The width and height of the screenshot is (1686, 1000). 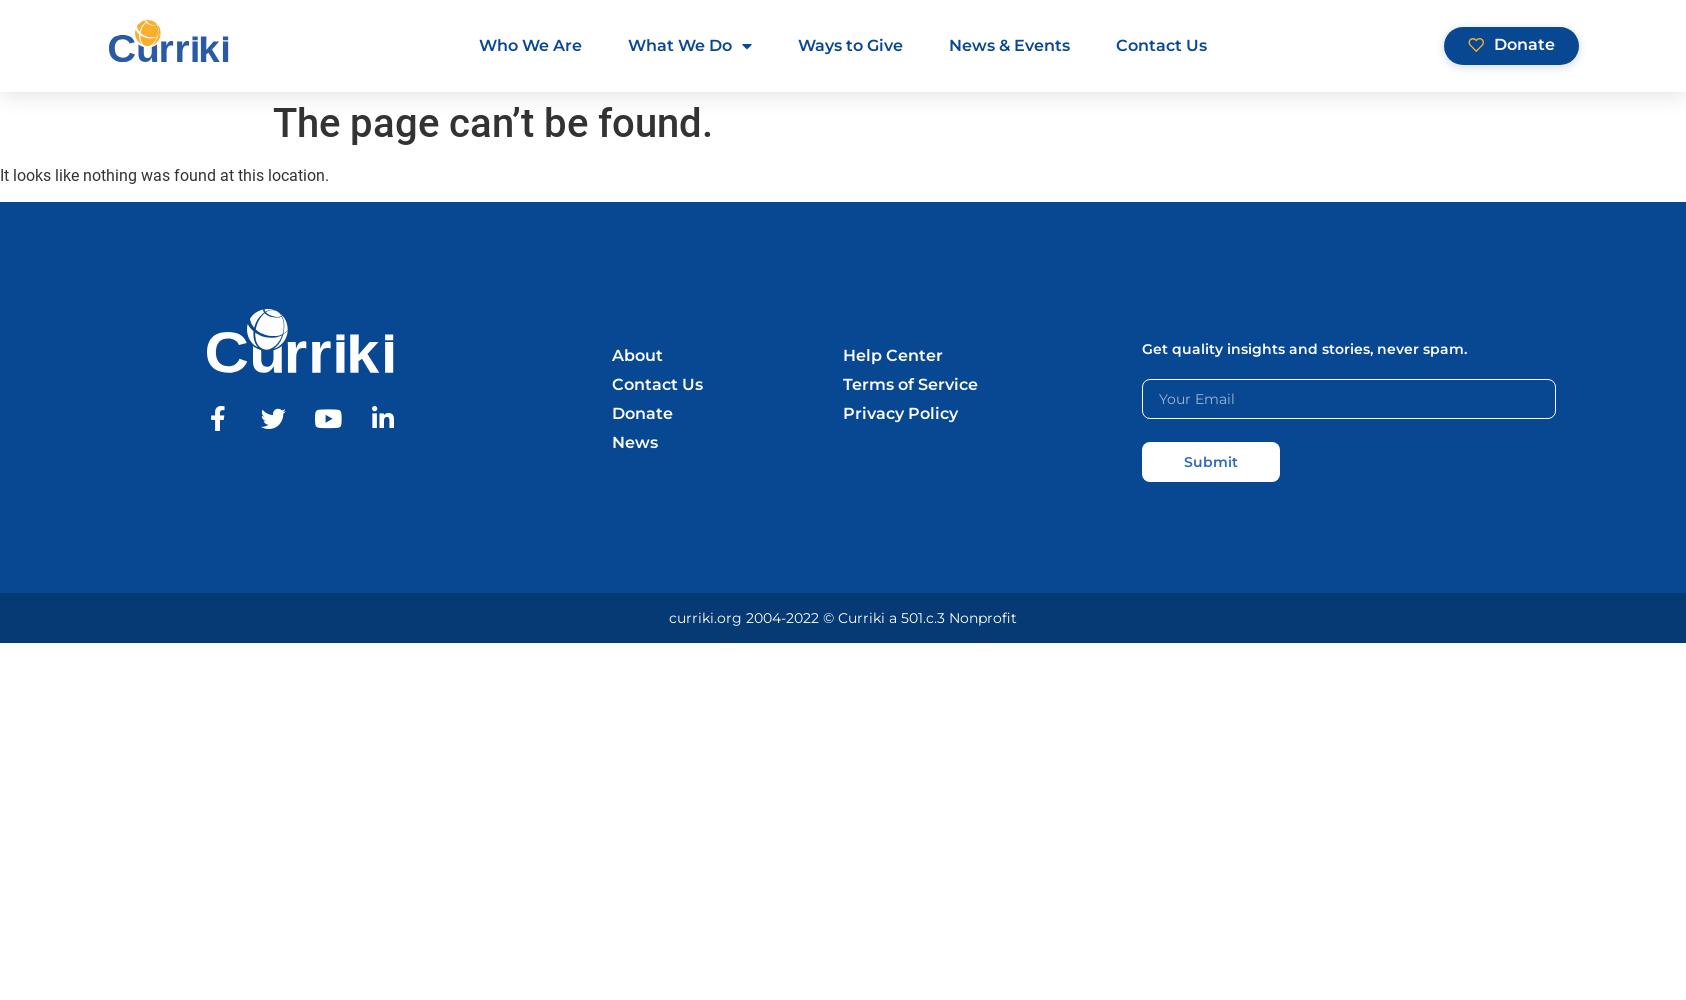 I want to click on 'It looks like nothing was found at this location.', so click(x=164, y=175).